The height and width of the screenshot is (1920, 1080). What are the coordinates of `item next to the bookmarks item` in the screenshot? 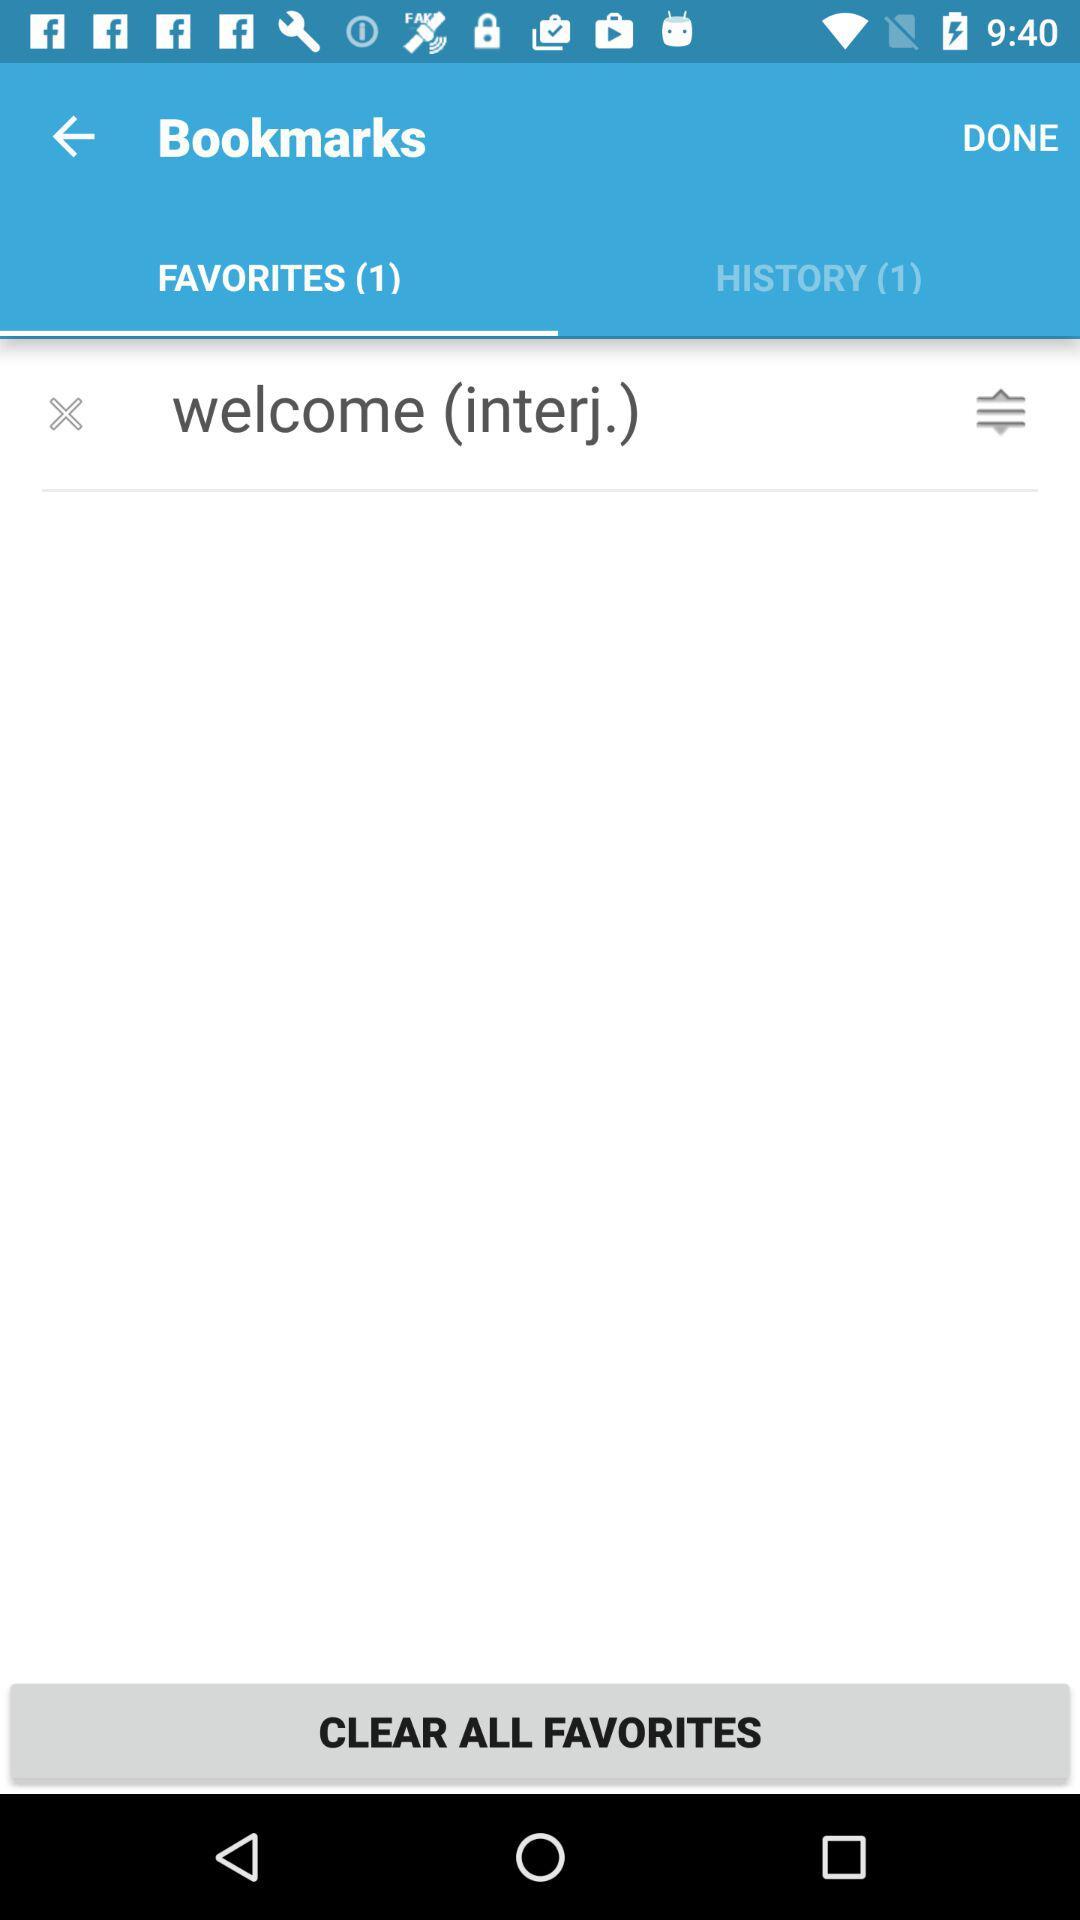 It's located at (72, 135).